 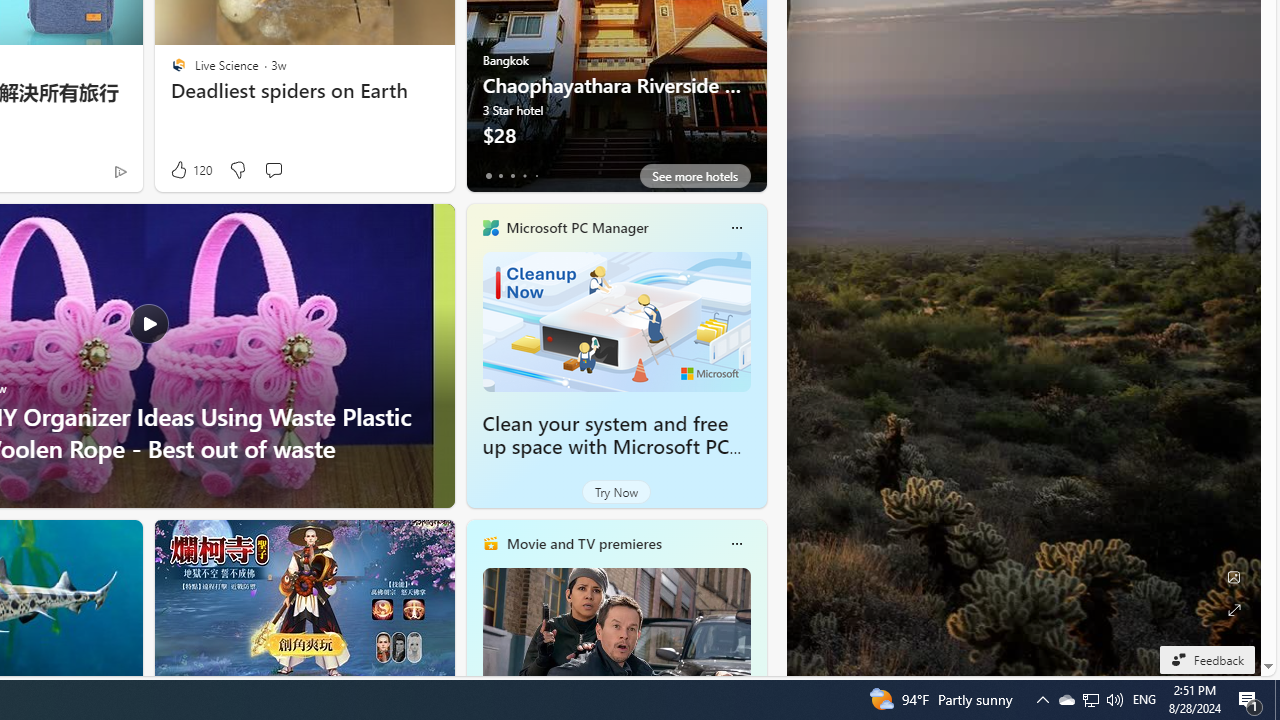 I want to click on 'tab-1', so click(x=500, y=175).